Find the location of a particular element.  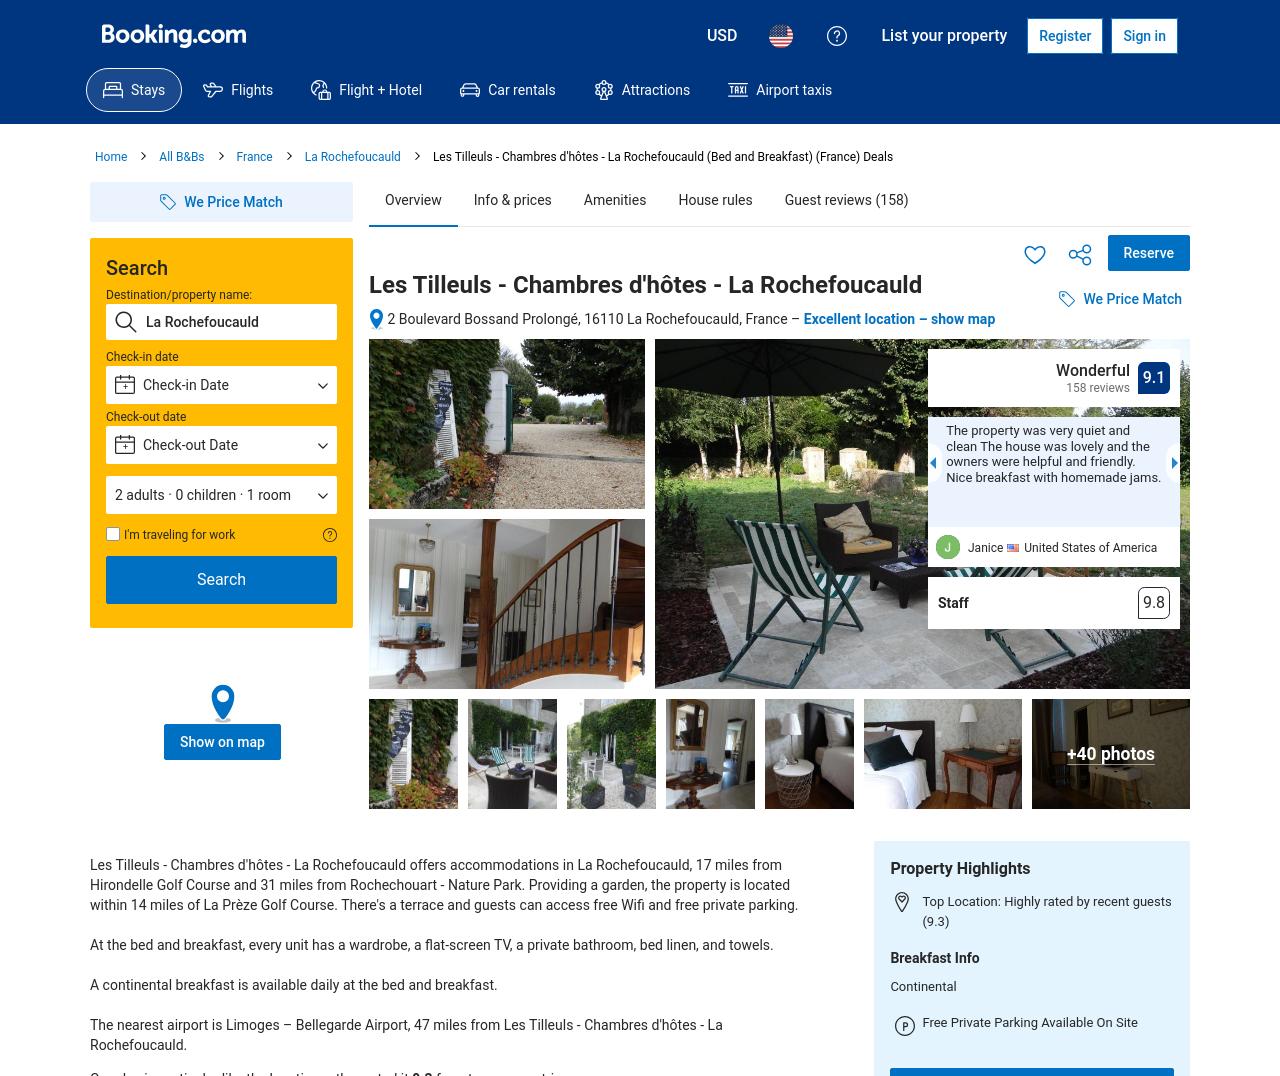

'Janice' is located at coordinates (967, 547).